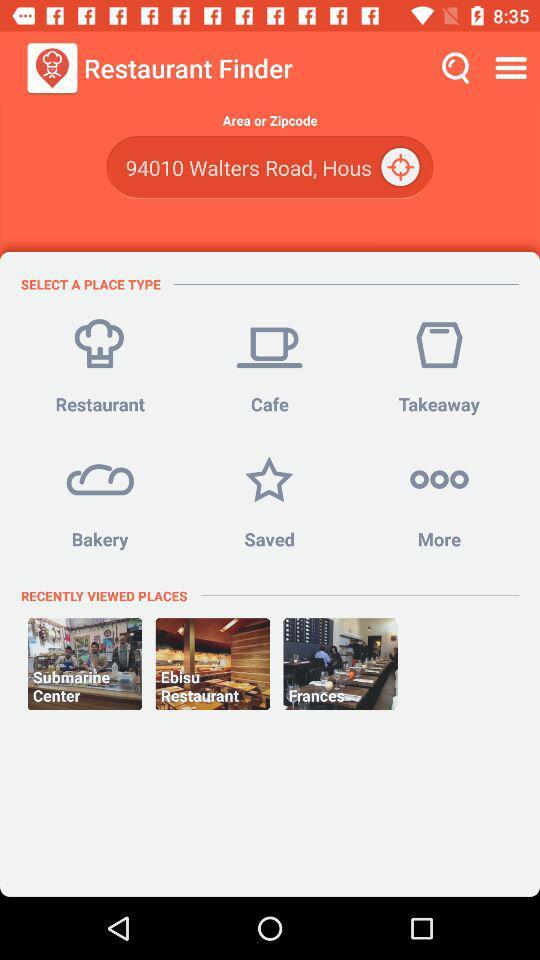 The width and height of the screenshot is (540, 960). What do you see at coordinates (402, 166) in the screenshot?
I see `the location_crosshair icon` at bounding box center [402, 166].